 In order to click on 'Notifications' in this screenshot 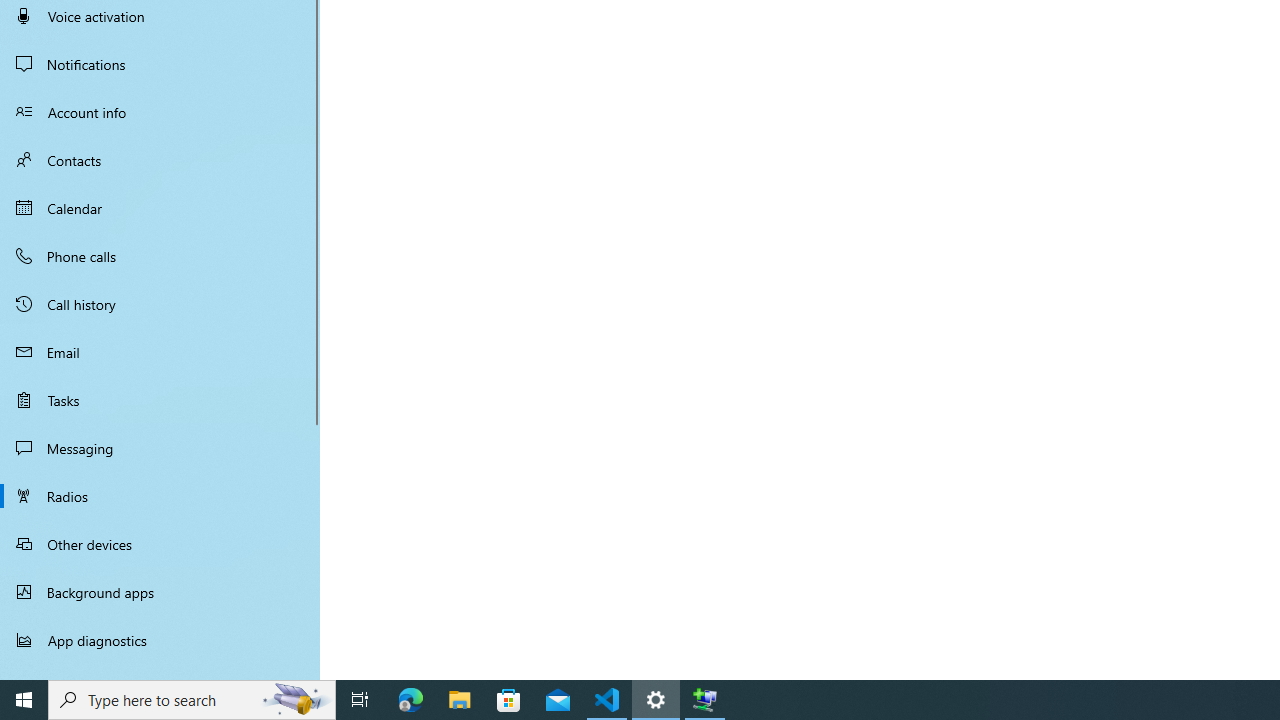, I will do `click(160, 63)`.